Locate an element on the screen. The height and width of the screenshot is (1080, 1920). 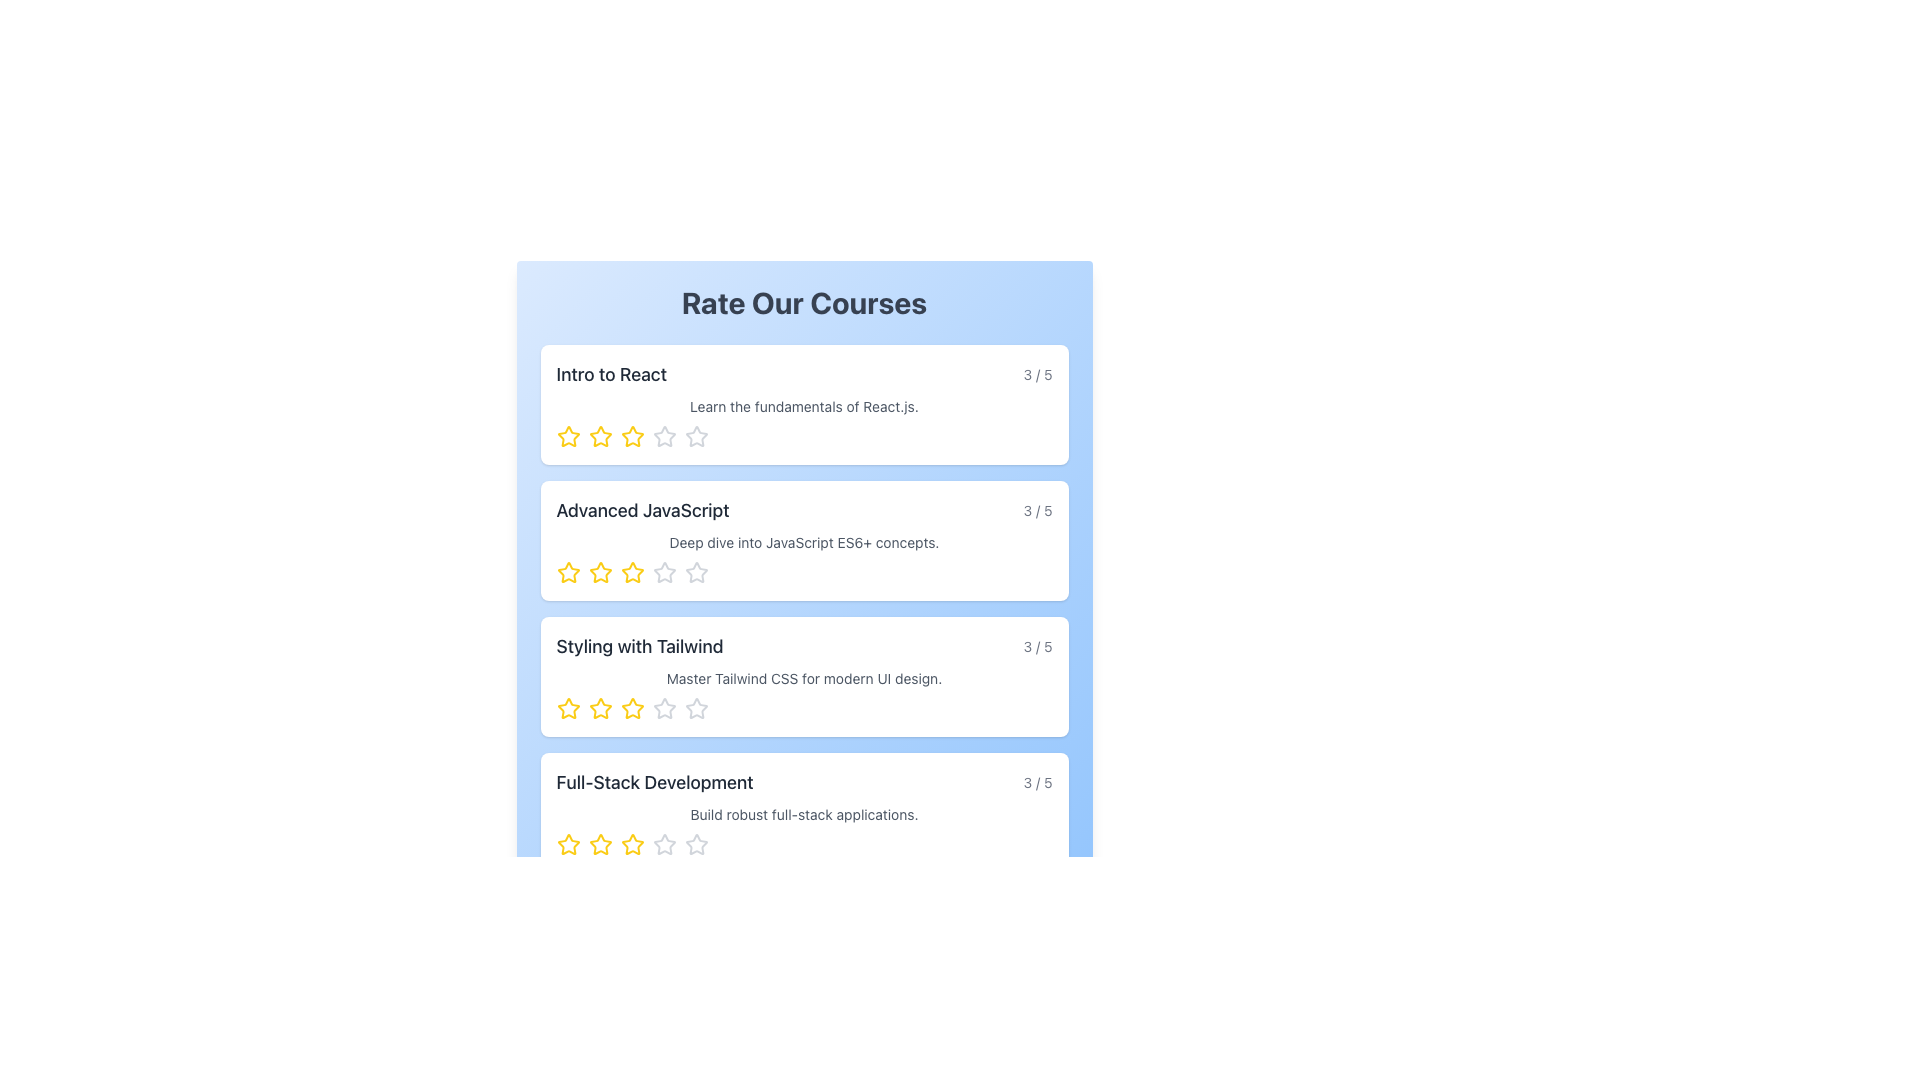
the third card component in the vertical list that provides information about the 'Styling with Tailwind' course is located at coordinates (804, 676).